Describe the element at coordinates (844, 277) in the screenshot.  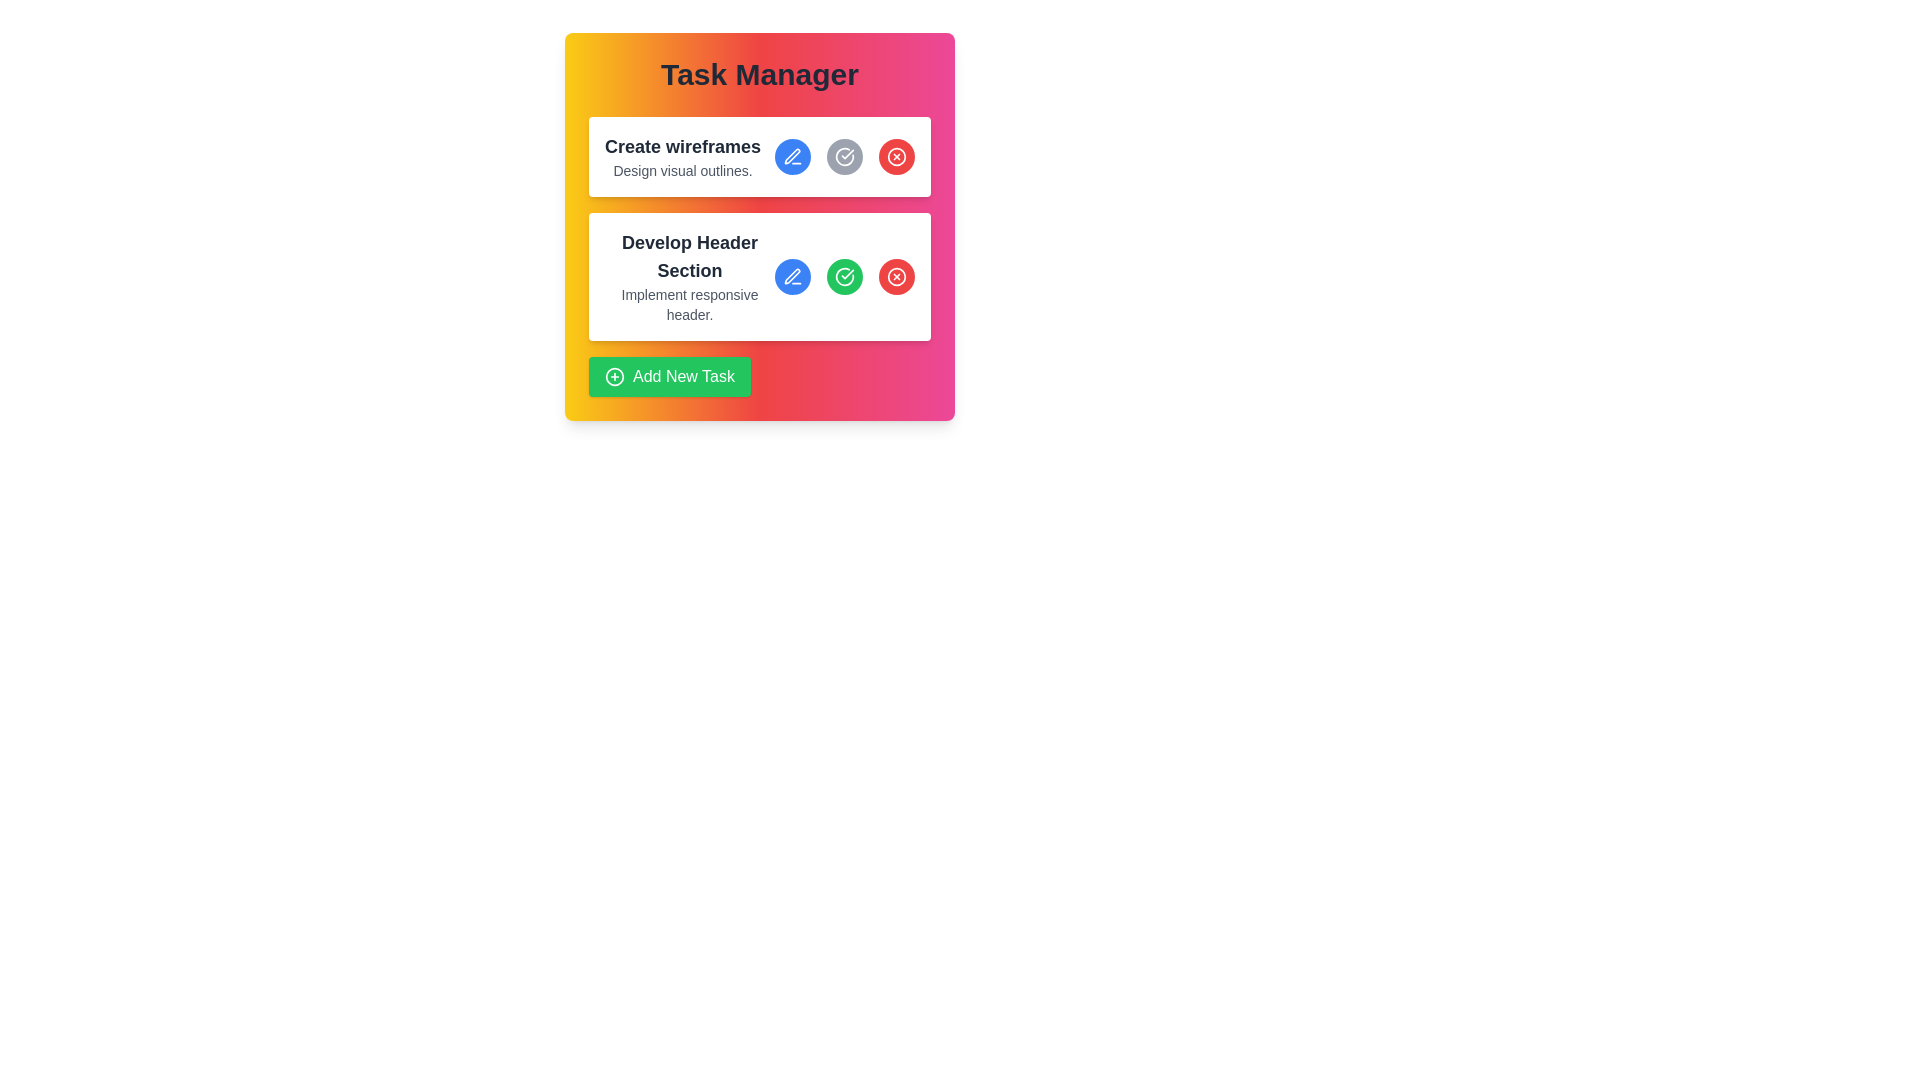
I see `the 'complete task' button located to the right of the text 'Develop Header Section' in the second row of the task list to mark the task as complete` at that location.